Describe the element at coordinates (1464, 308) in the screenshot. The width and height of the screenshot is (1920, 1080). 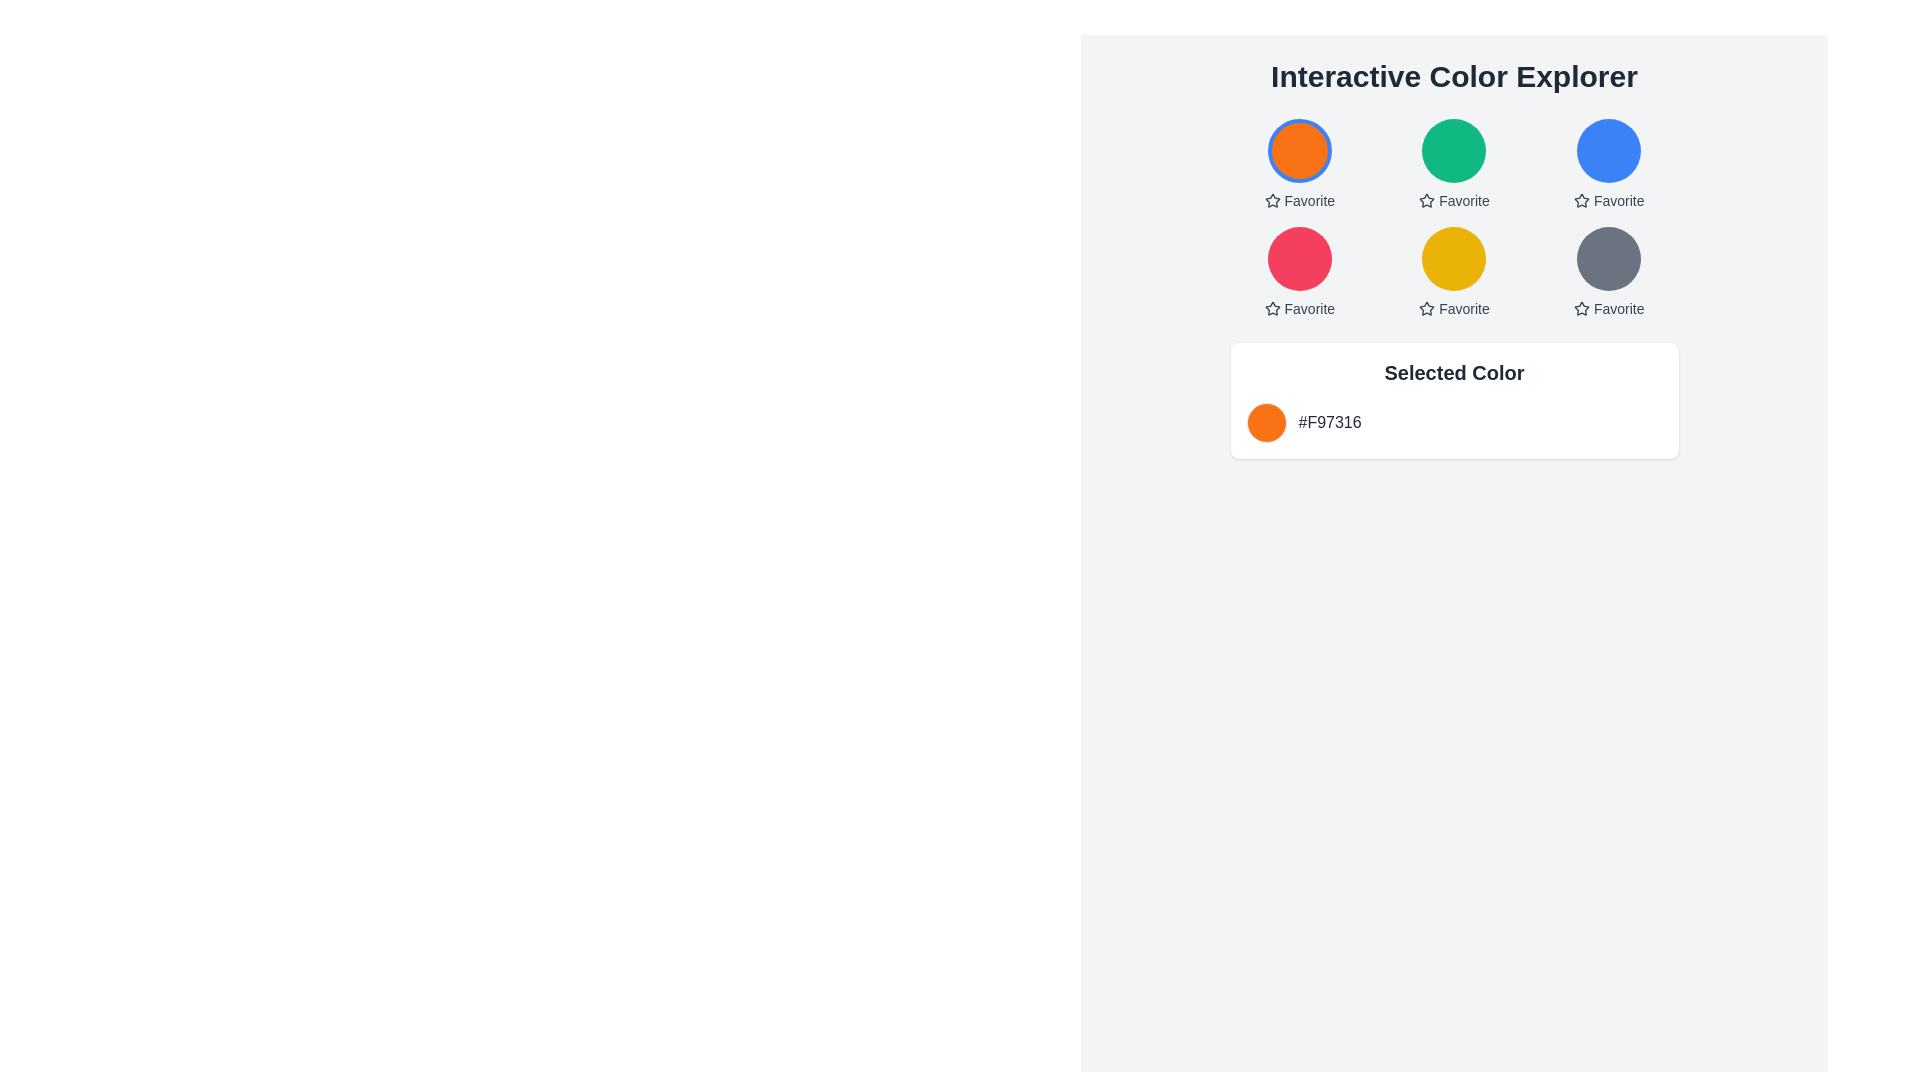
I see `label that displays 'Favorite', styled in grayscale and located near a star icon in the bottom-right of the second row of color circles` at that location.